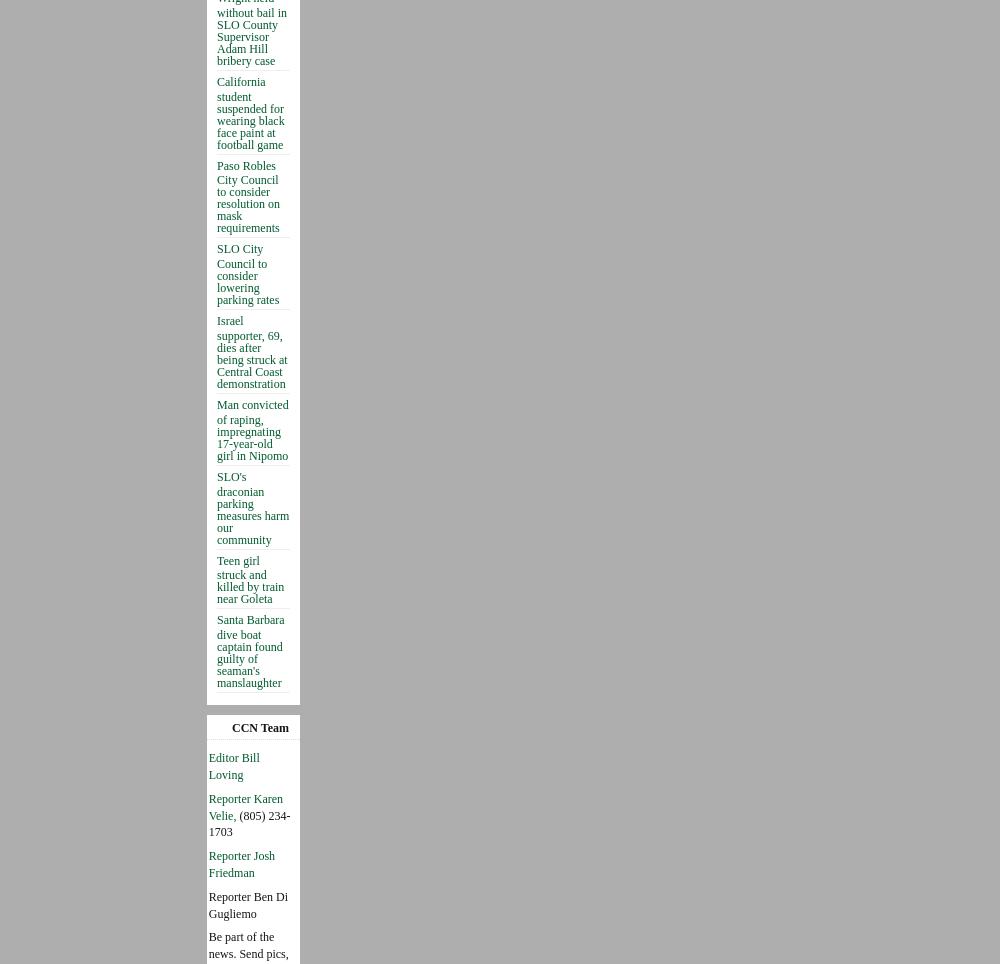 The height and width of the screenshot is (964, 1000). What do you see at coordinates (232, 765) in the screenshot?
I see `'Editor Bill Loving'` at bounding box center [232, 765].